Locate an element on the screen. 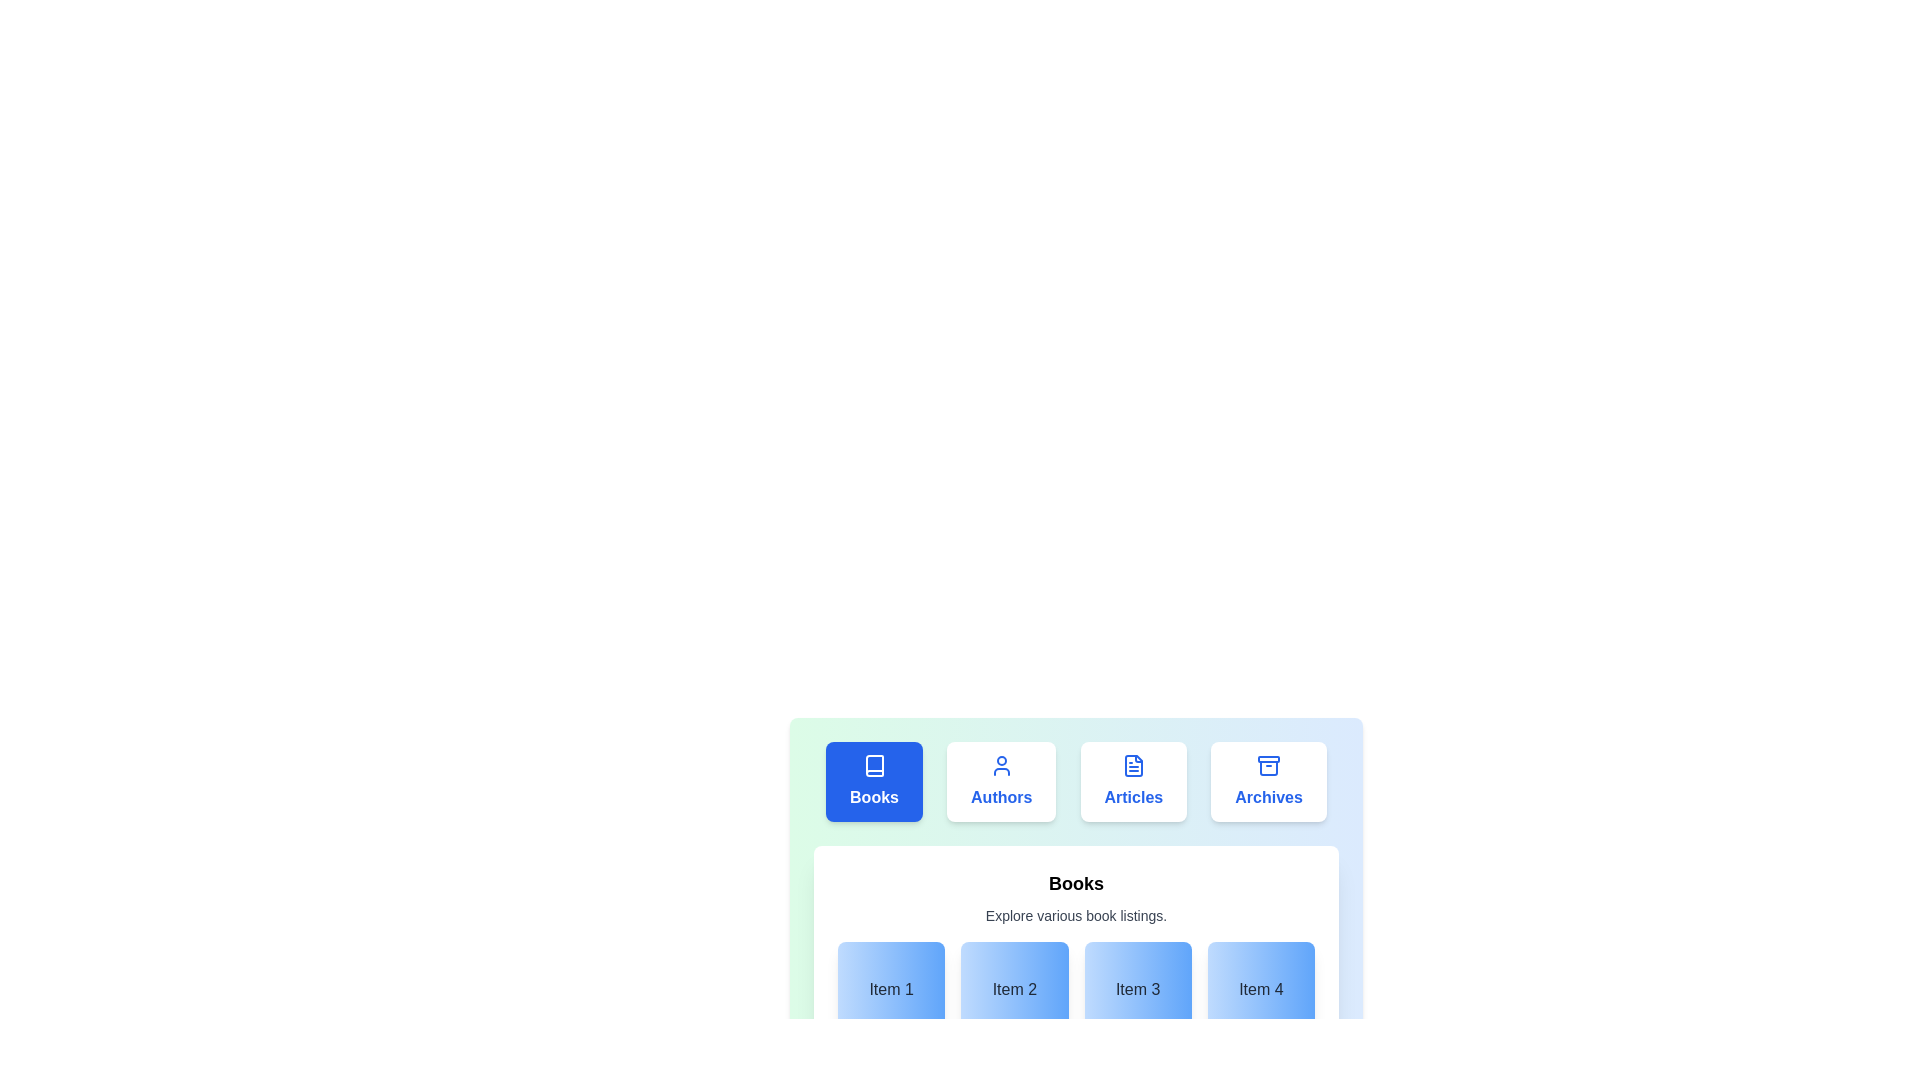 Image resolution: width=1920 pixels, height=1080 pixels. the tab labeled Articles to activate it is located at coordinates (1133, 781).